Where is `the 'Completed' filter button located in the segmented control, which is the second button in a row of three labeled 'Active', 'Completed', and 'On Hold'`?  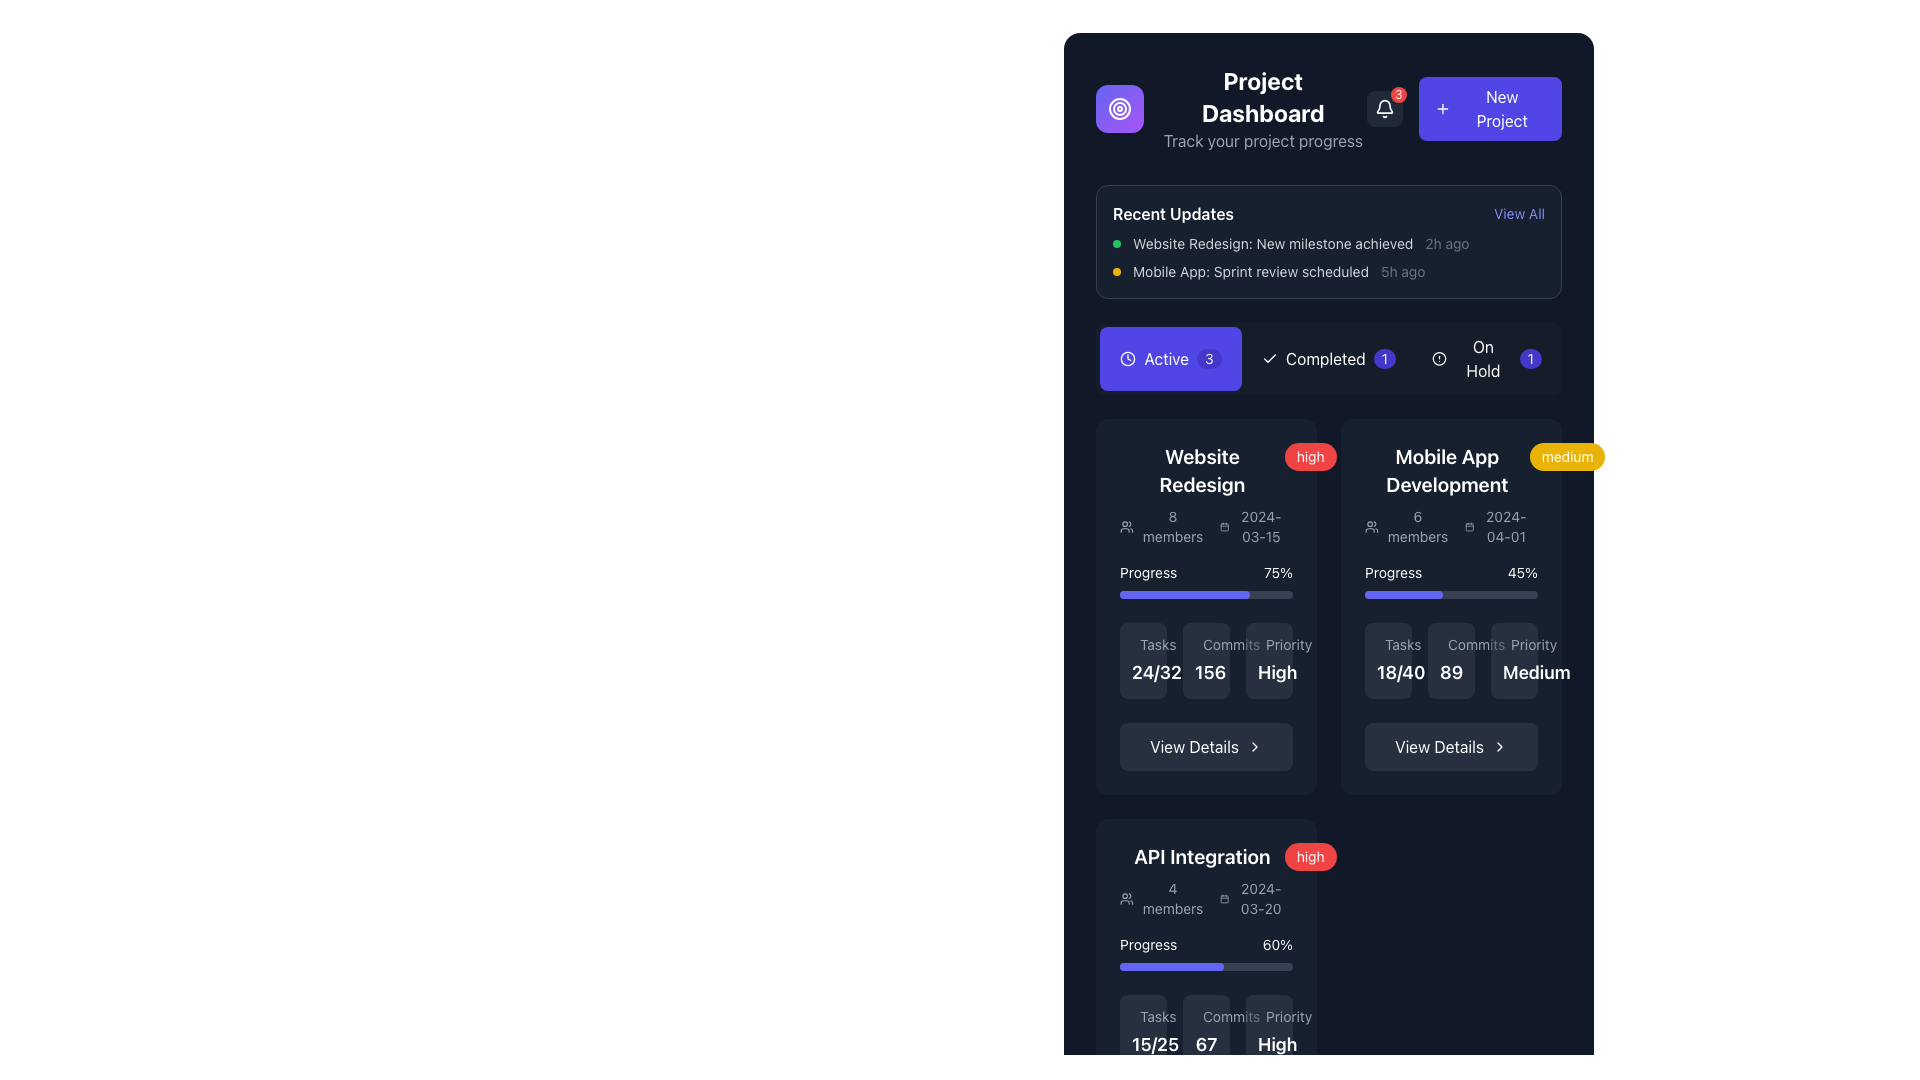
the 'Completed' filter button located in the segmented control, which is the second button in a row of three labeled 'Active', 'Completed', and 'On Hold' is located at coordinates (1329, 357).